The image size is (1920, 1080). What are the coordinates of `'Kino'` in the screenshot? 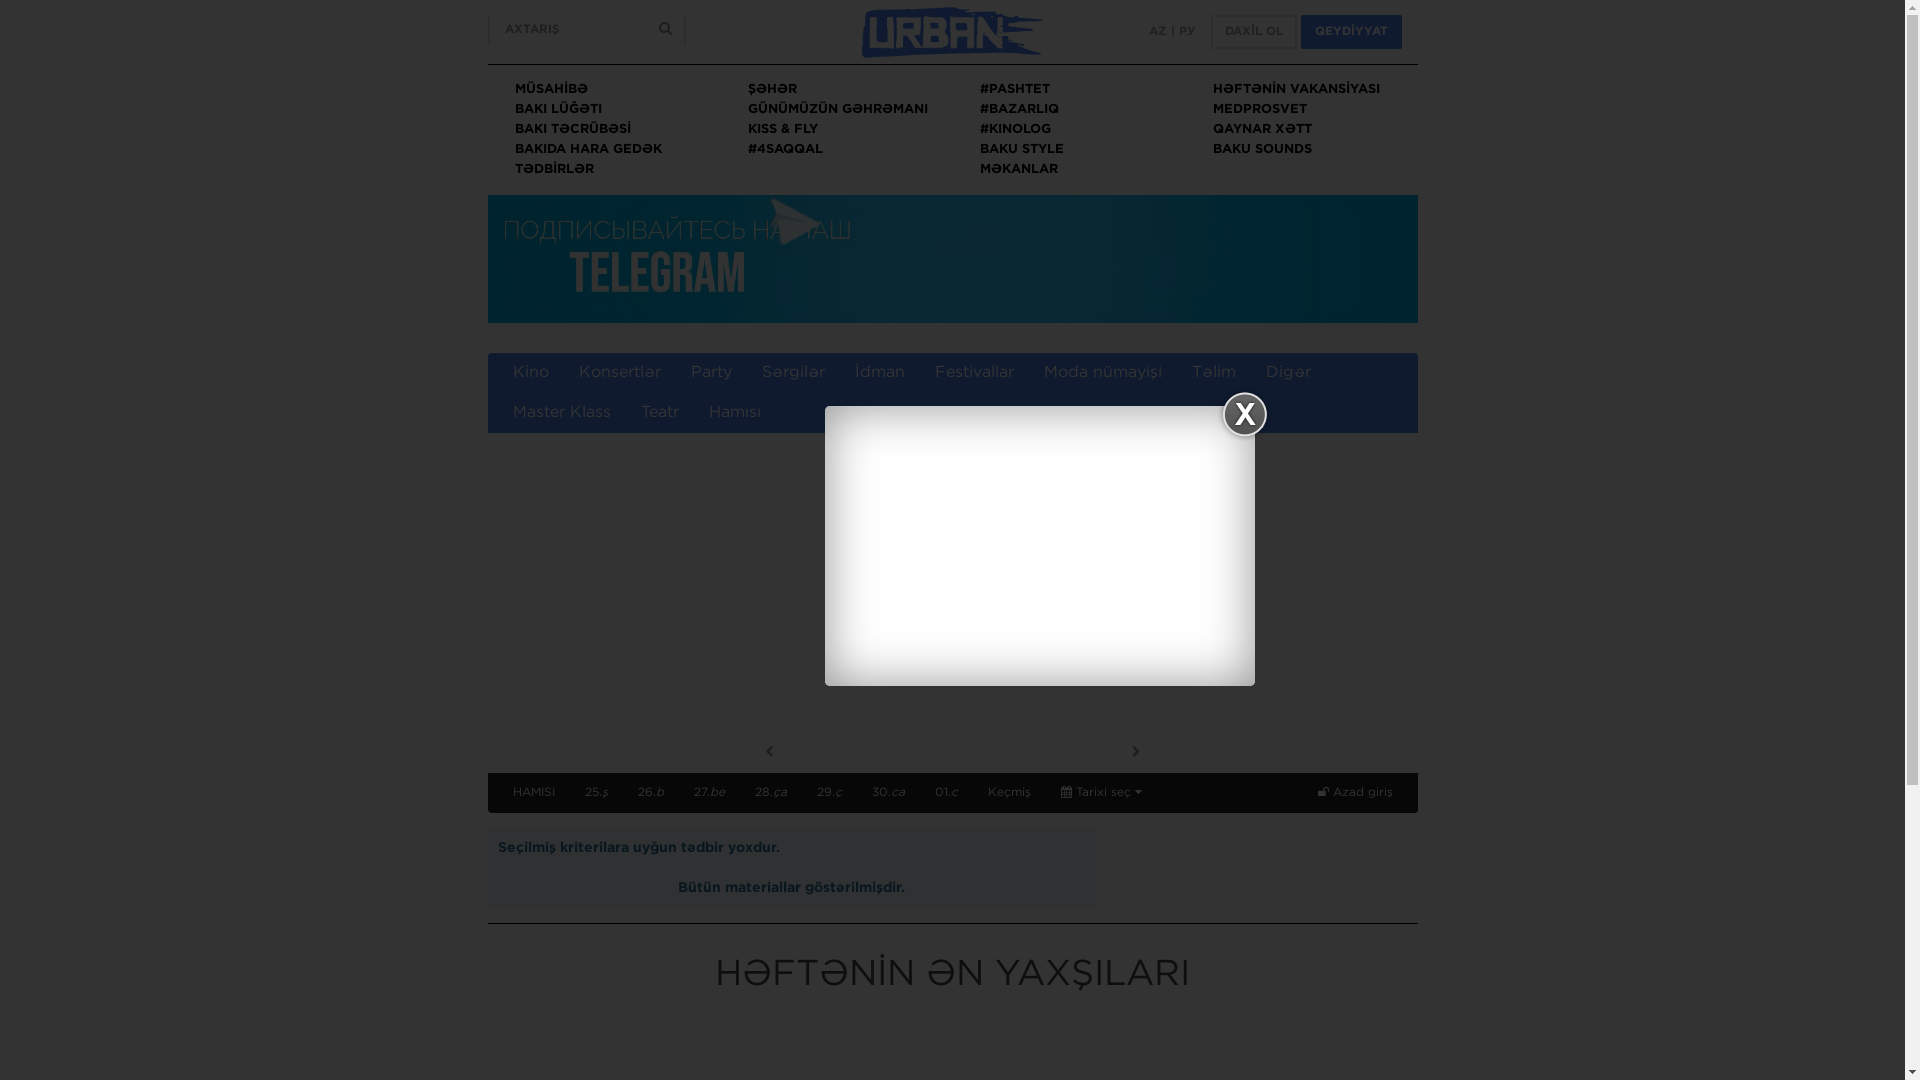 It's located at (531, 373).